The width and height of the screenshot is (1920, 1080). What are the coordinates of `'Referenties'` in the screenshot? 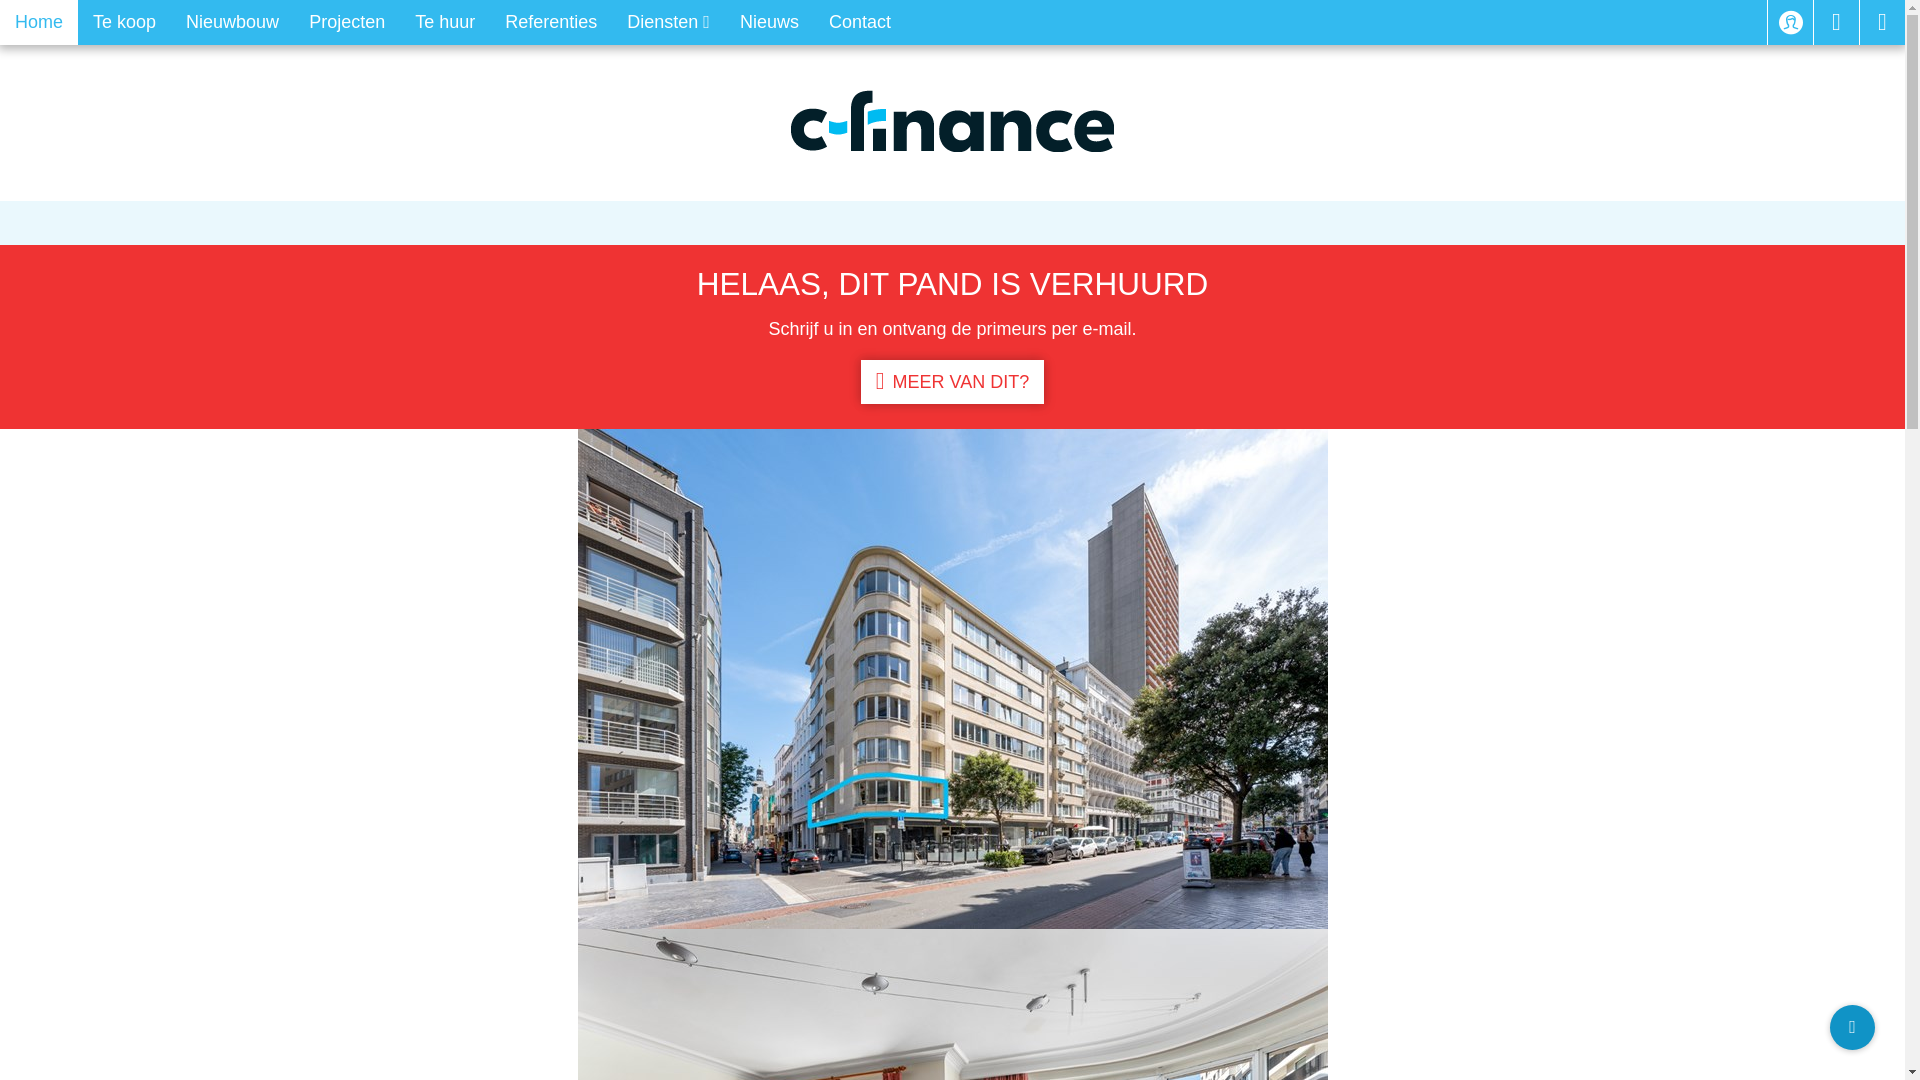 It's located at (489, 22).